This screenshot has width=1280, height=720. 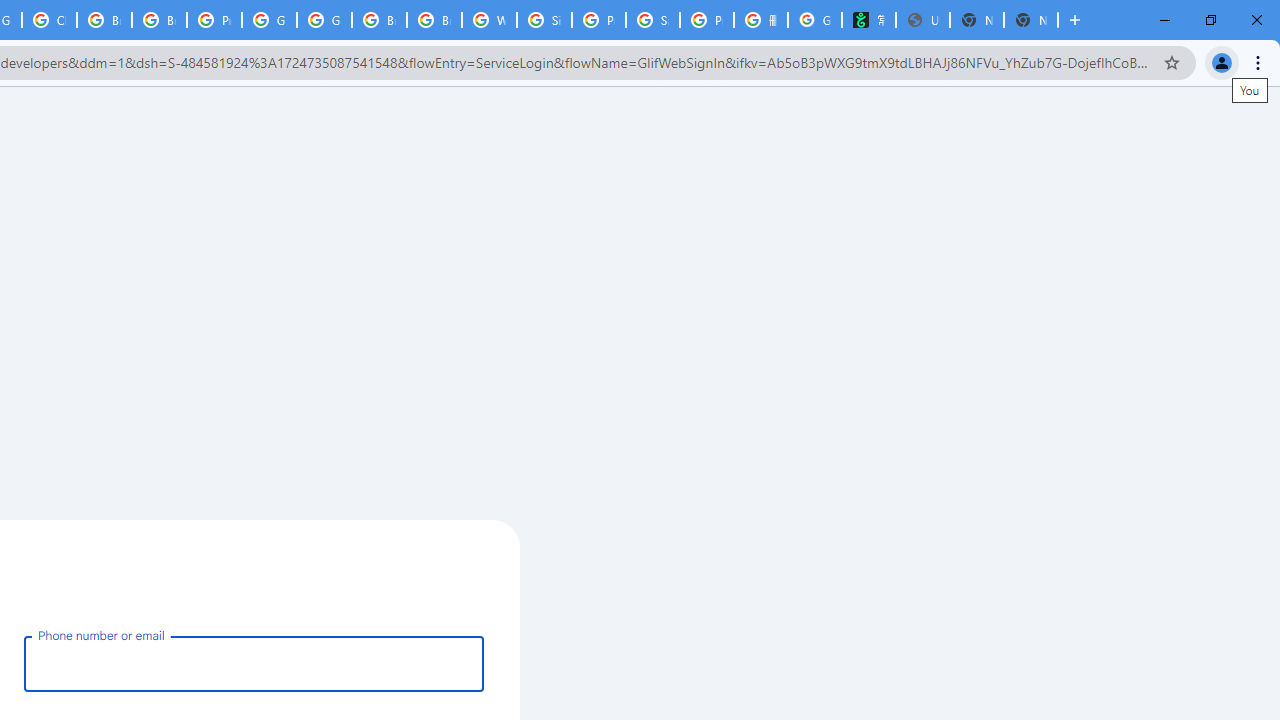 I want to click on 'Untitled', so click(x=921, y=20).